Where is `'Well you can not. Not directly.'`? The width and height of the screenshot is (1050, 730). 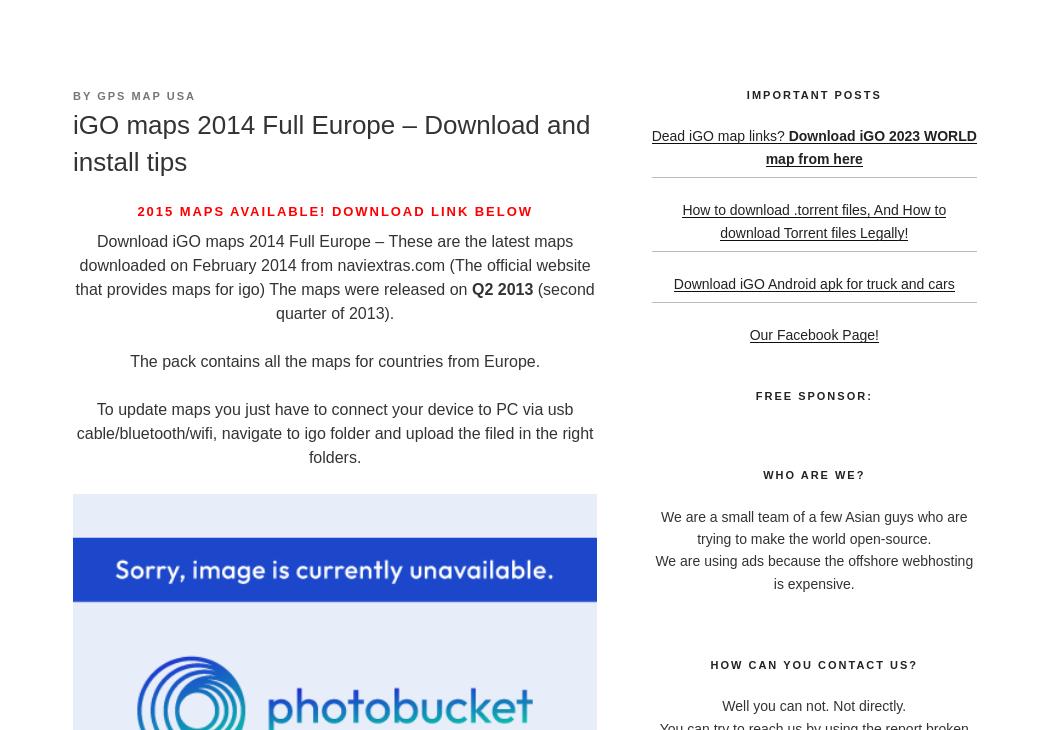 'Well you can not. Not directly.' is located at coordinates (812, 705).